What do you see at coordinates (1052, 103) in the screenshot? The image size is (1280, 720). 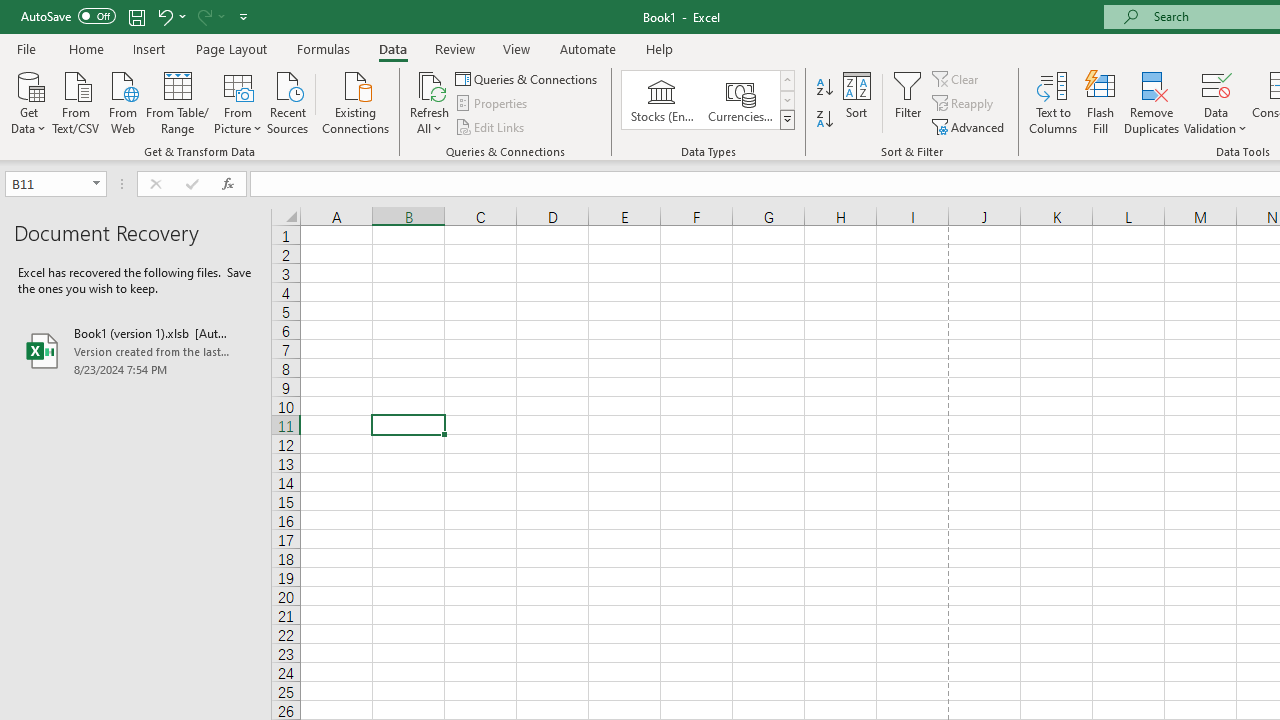 I see `'Text to Columns...'` at bounding box center [1052, 103].